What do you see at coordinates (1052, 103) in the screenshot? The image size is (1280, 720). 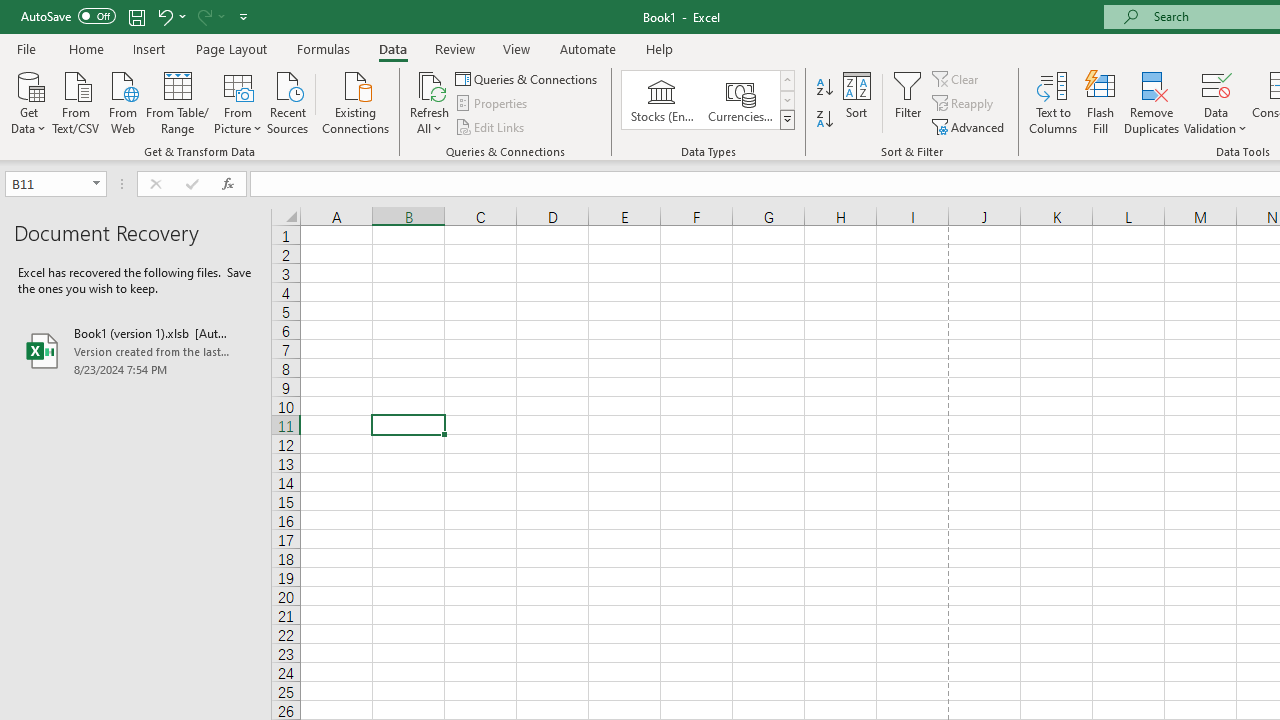 I see `'Text to Columns...'` at bounding box center [1052, 103].